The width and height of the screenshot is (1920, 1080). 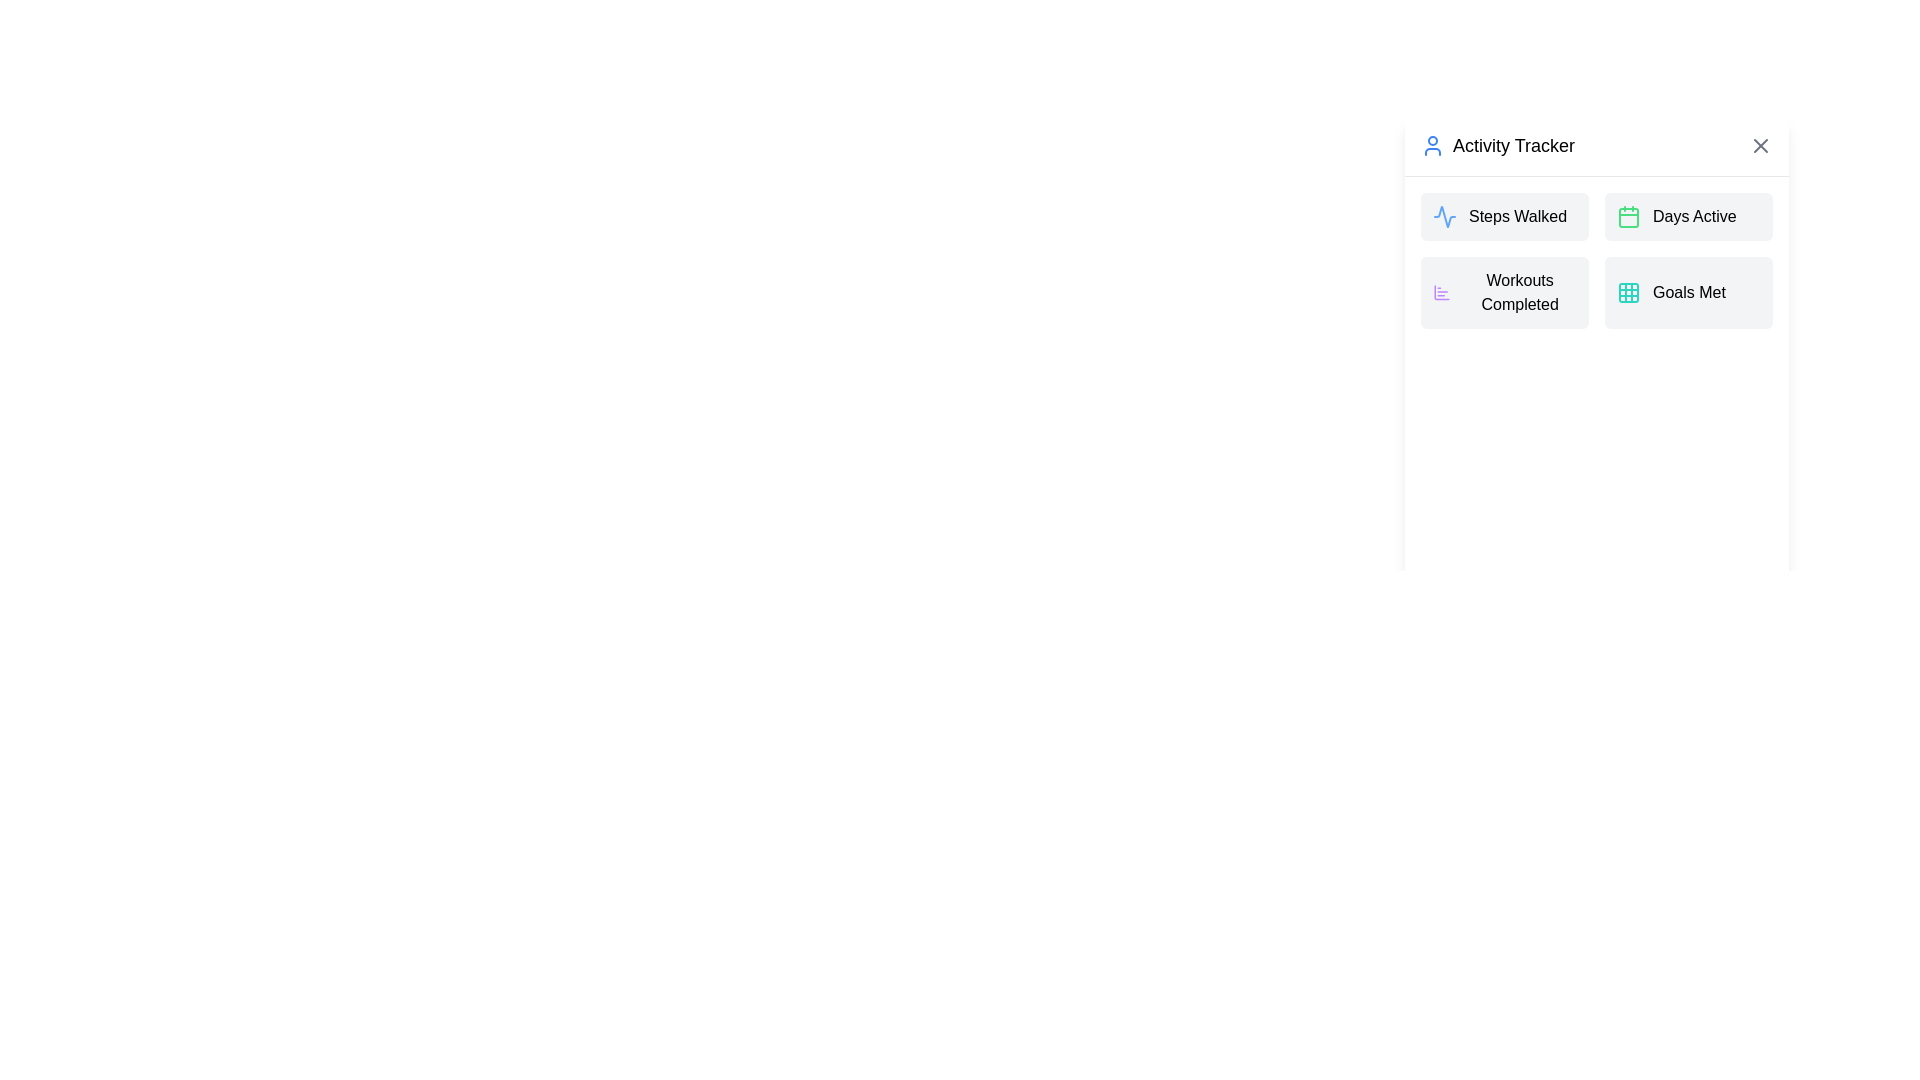 I want to click on the static text label element displaying 'Goals Met', which is located in the Activity Tracker panel, specifically in the second column and second row of the grid layout, so click(x=1688, y=293).